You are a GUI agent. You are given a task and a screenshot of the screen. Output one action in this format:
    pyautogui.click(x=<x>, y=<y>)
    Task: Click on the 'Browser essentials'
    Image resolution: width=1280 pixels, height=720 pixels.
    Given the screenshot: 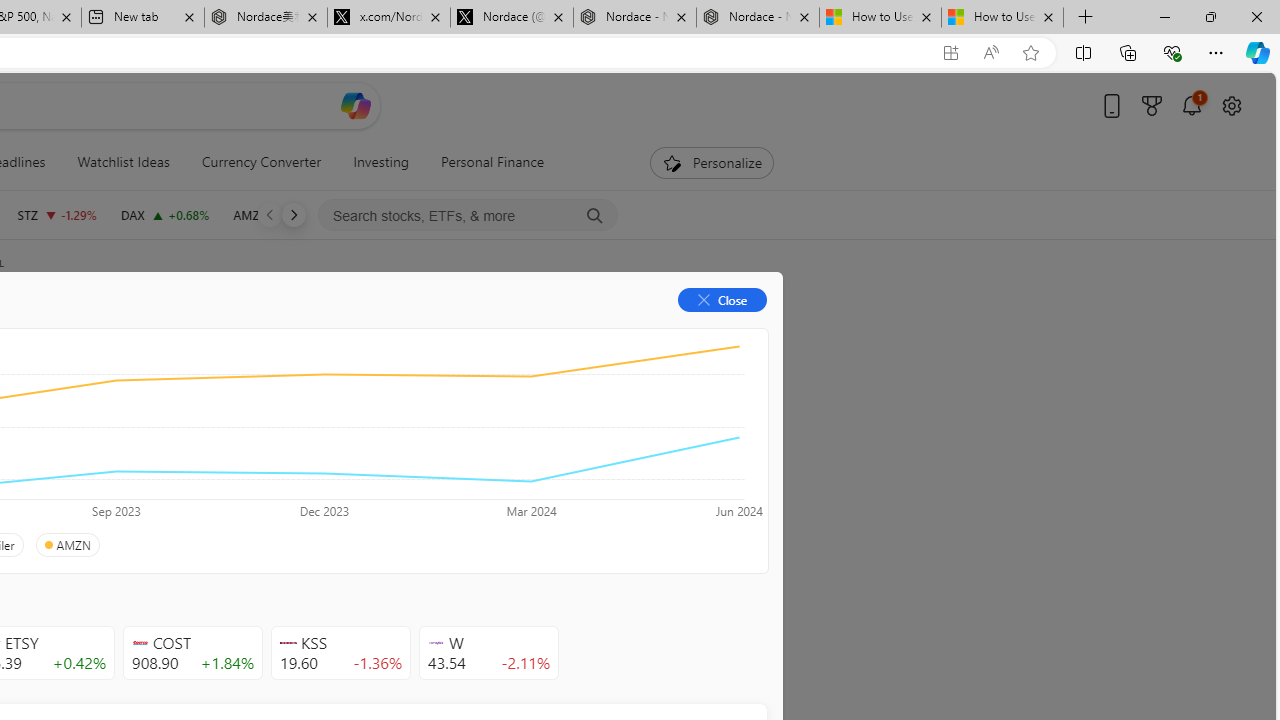 What is the action you would take?
    pyautogui.click(x=1171, y=51)
    